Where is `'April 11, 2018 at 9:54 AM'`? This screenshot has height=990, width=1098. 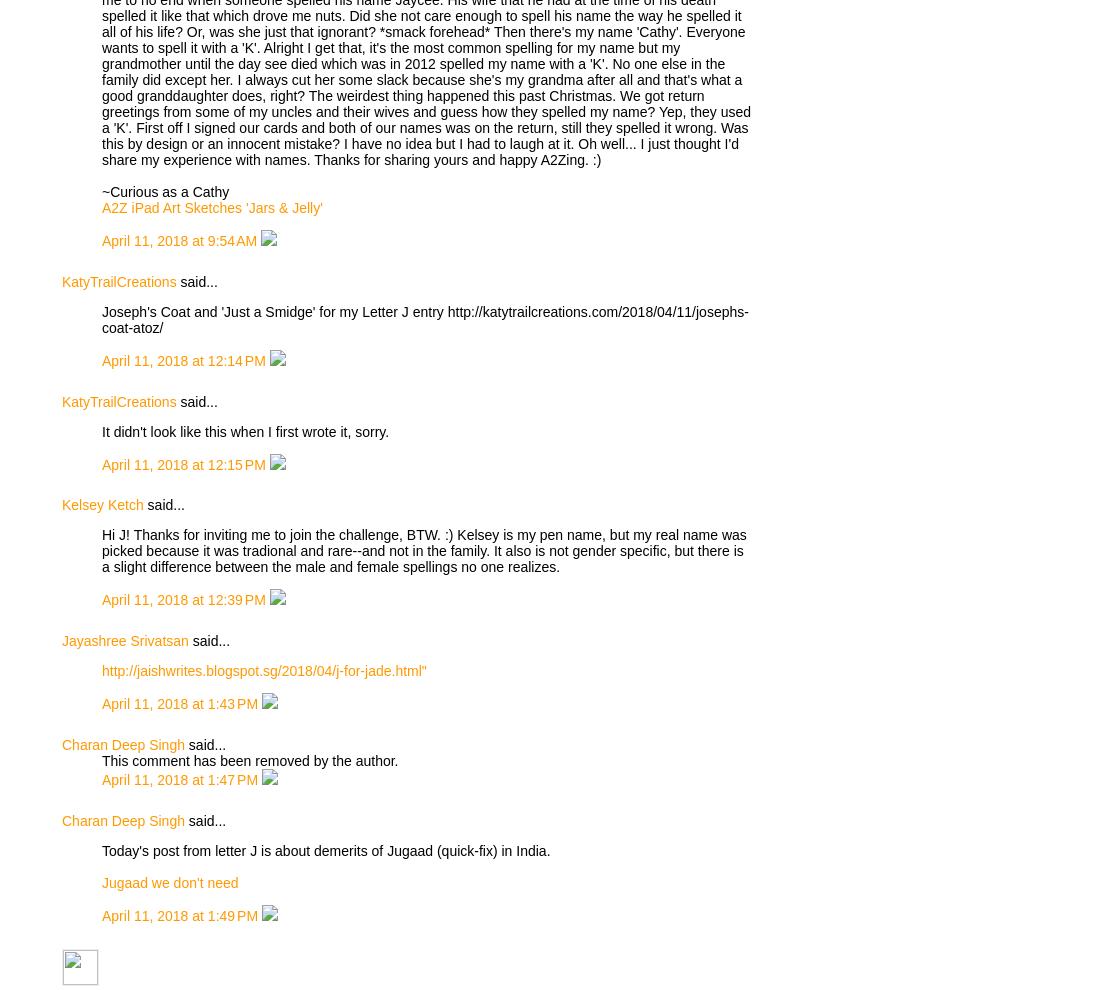
'April 11, 2018 at 9:54 AM' is located at coordinates (102, 239).